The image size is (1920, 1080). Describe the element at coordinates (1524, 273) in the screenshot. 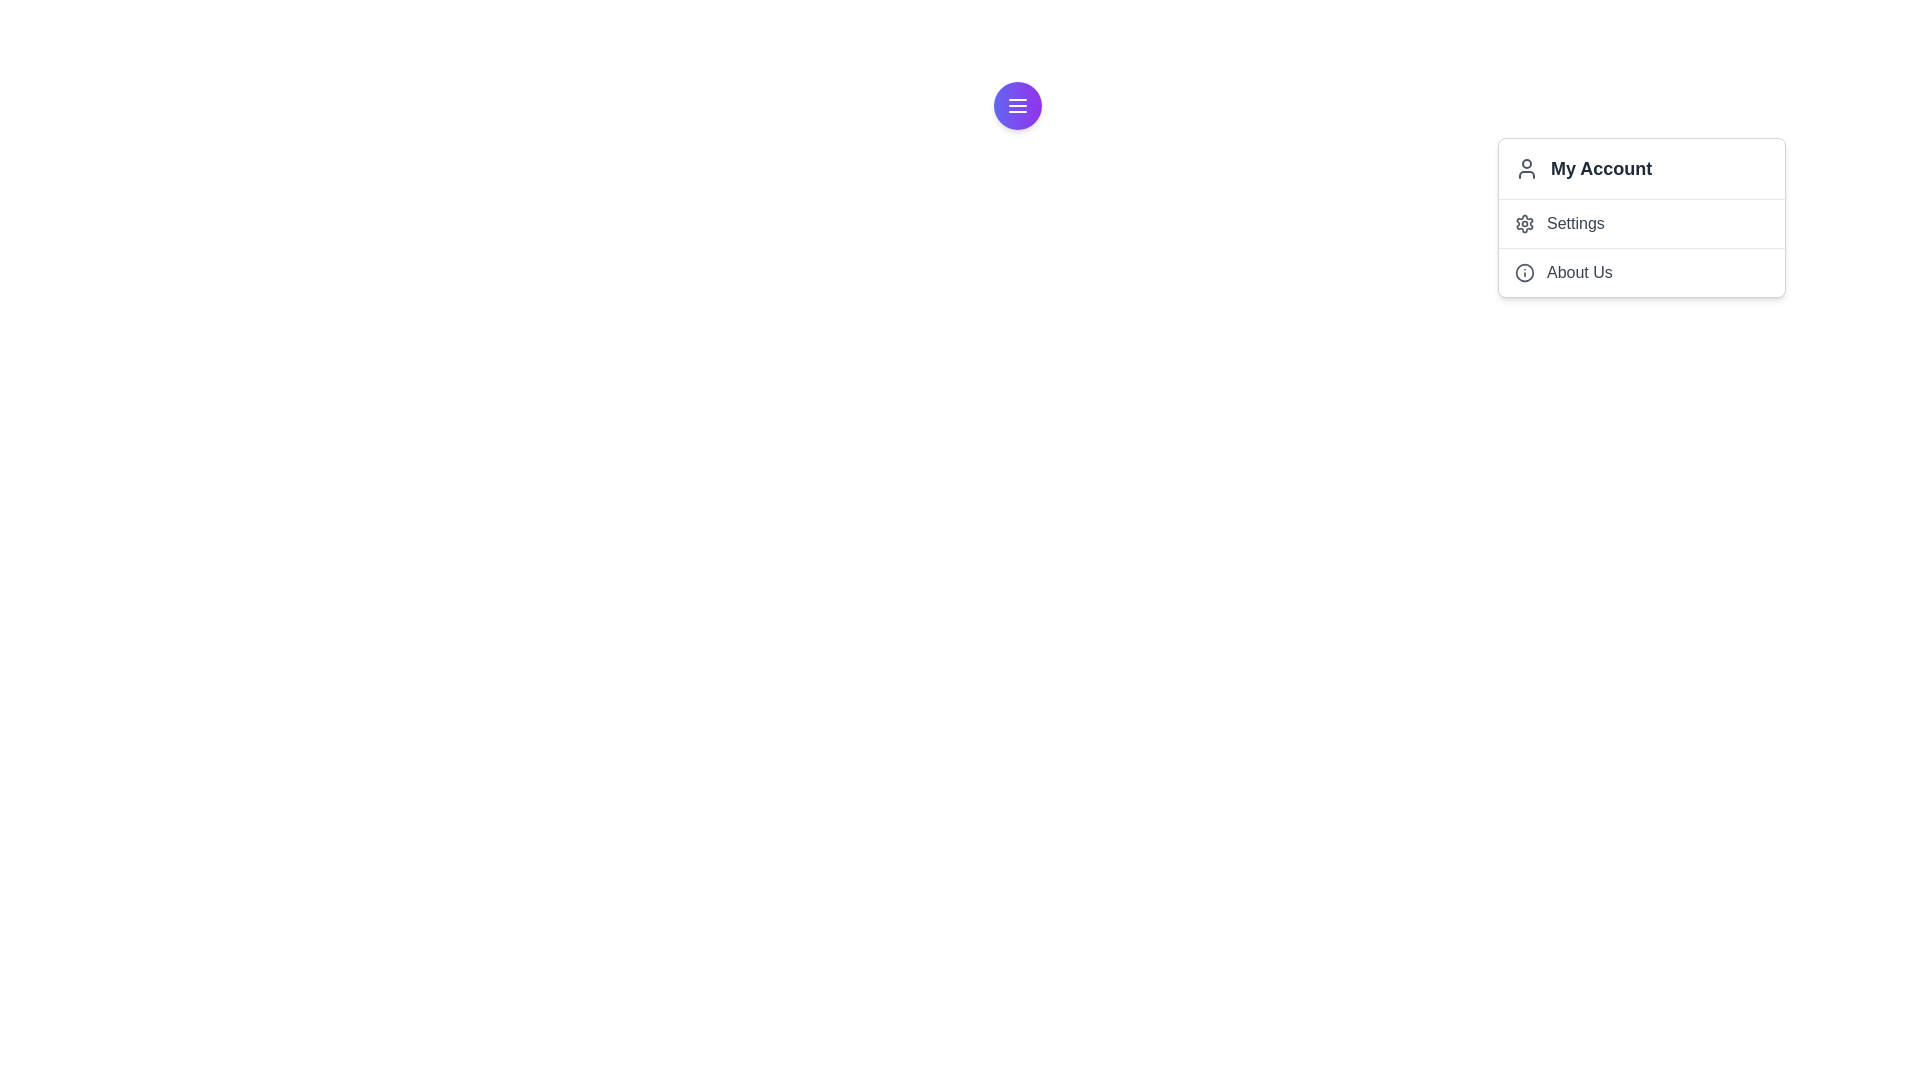

I see `the 'About Us' icon located to the left of the 'About Us' text to highlight or activate the menu option` at that location.